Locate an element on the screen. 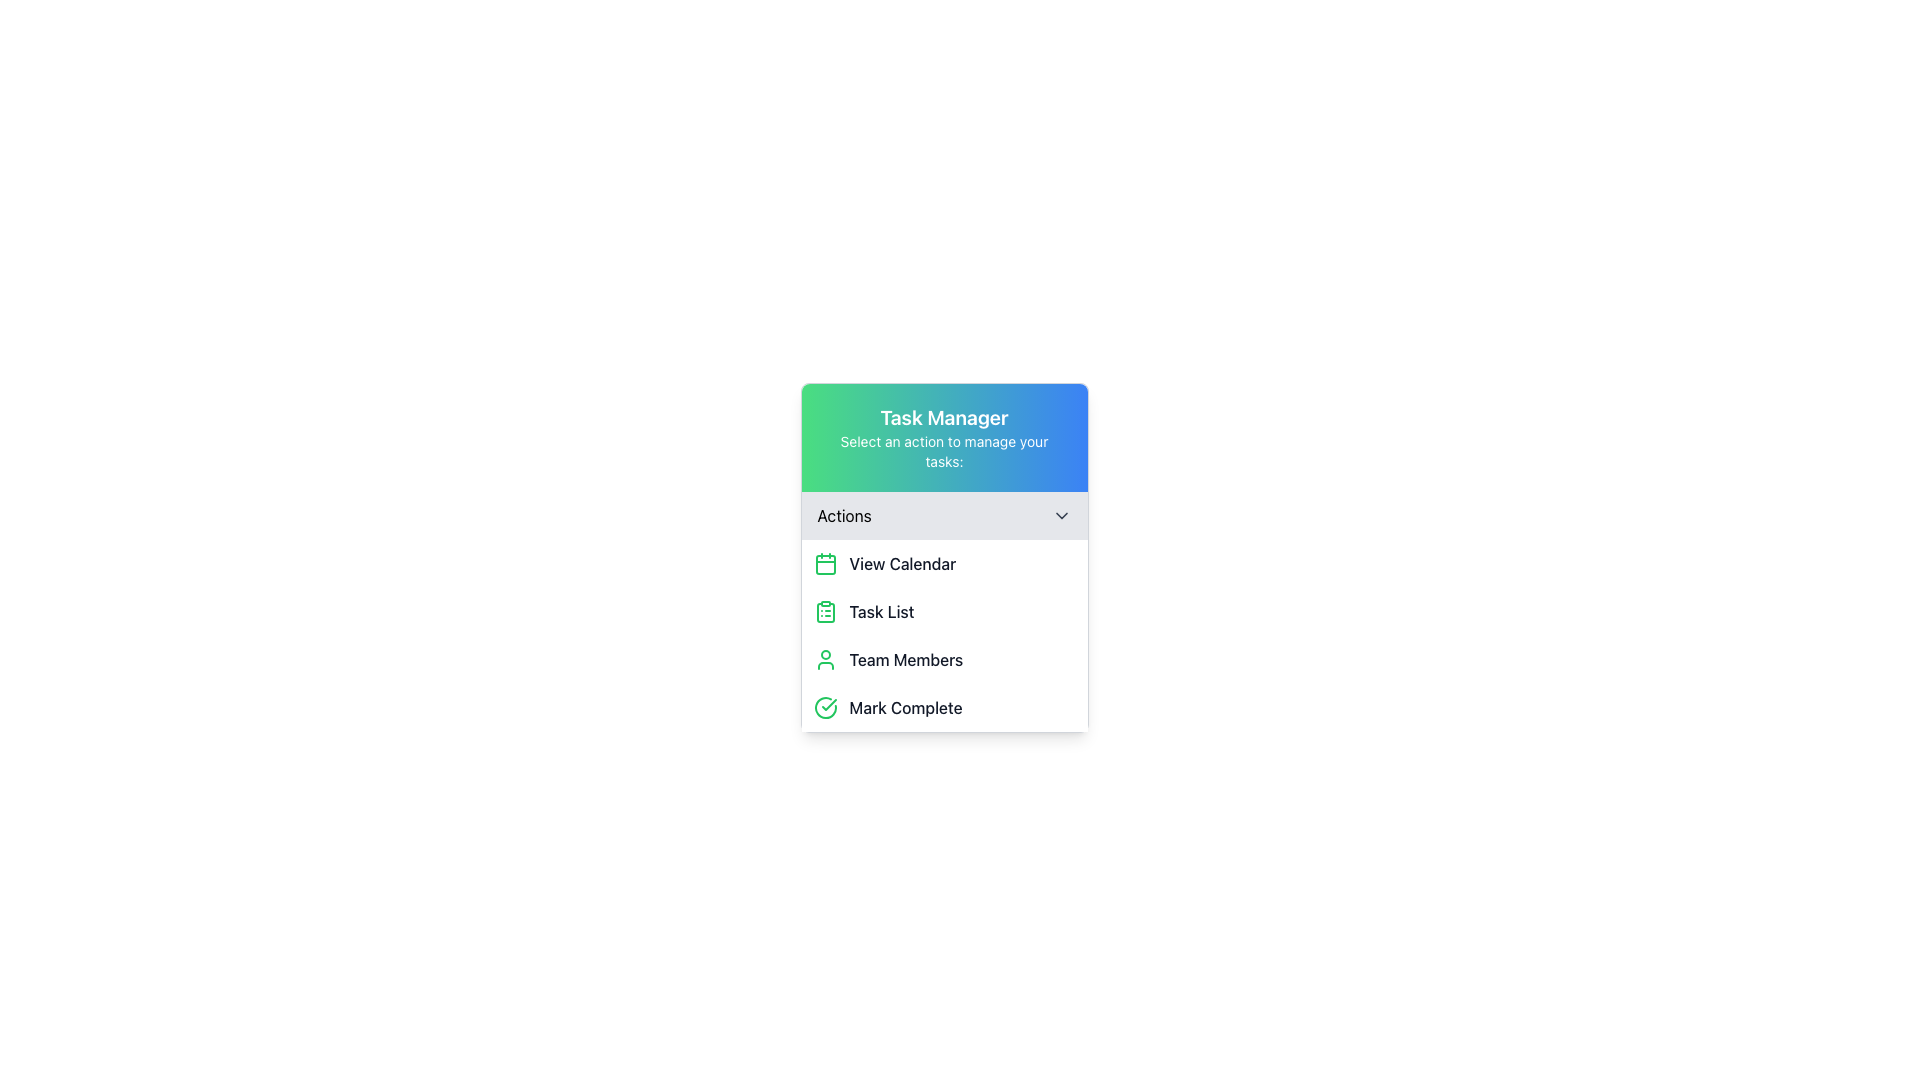 This screenshot has height=1080, width=1920. the main graphical rectangular component of the calendar icon, located at the lower section of the calendar display, to indicate its selection or primary focus is located at coordinates (825, 564).